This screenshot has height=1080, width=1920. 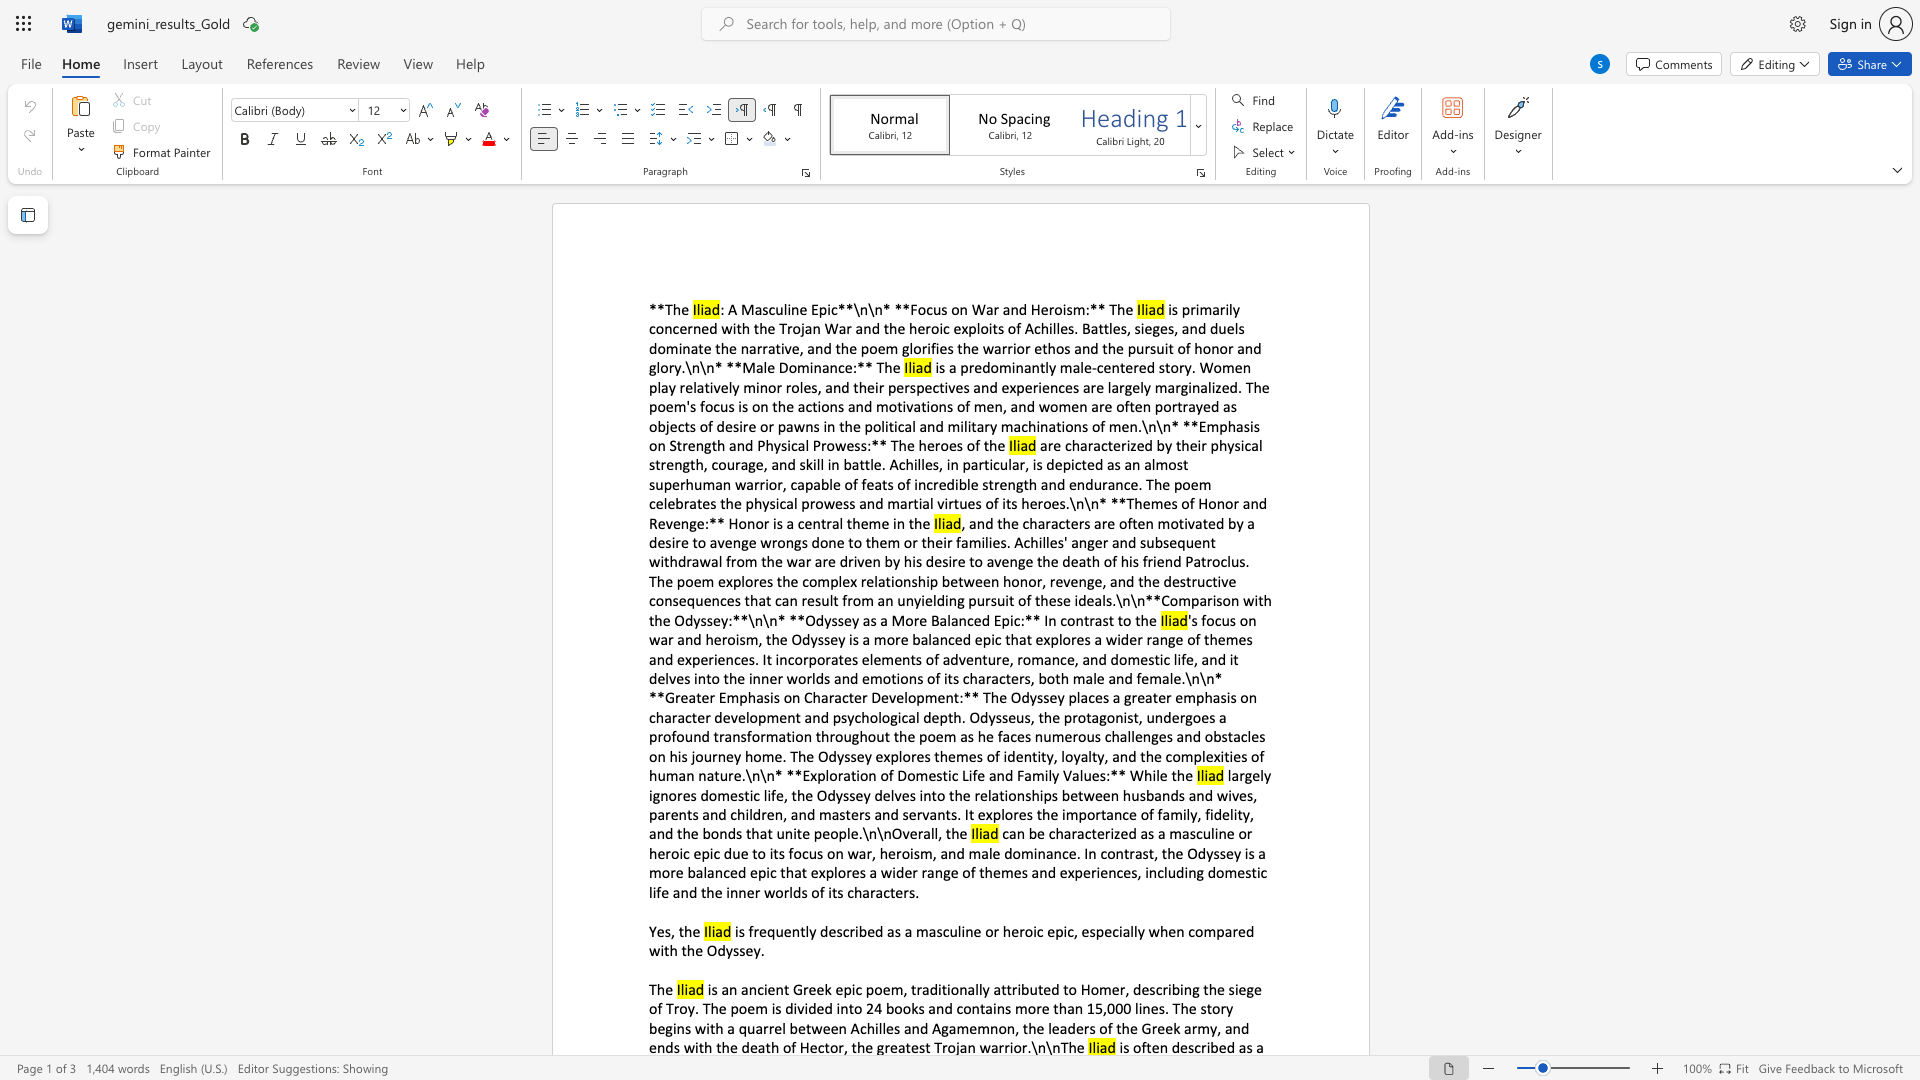 I want to click on the subset text "and endurance. The poem celebrates the physical prowess and martial virtues of its heroes.\n\n* **Themes of Honor and Revenge:**" within the text "are characterized by their physical strength, courage, and skill in battle. Achilles, in particular, is depicted as an almost superhuman warrior, capable of feats of incredible strength and endurance. The poem celebrates the physical prowess and martial virtues of its heroes.\n\n* **Themes of Honor and Revenge:** Honor is a central theme in the", so click(x=1040, y=484).